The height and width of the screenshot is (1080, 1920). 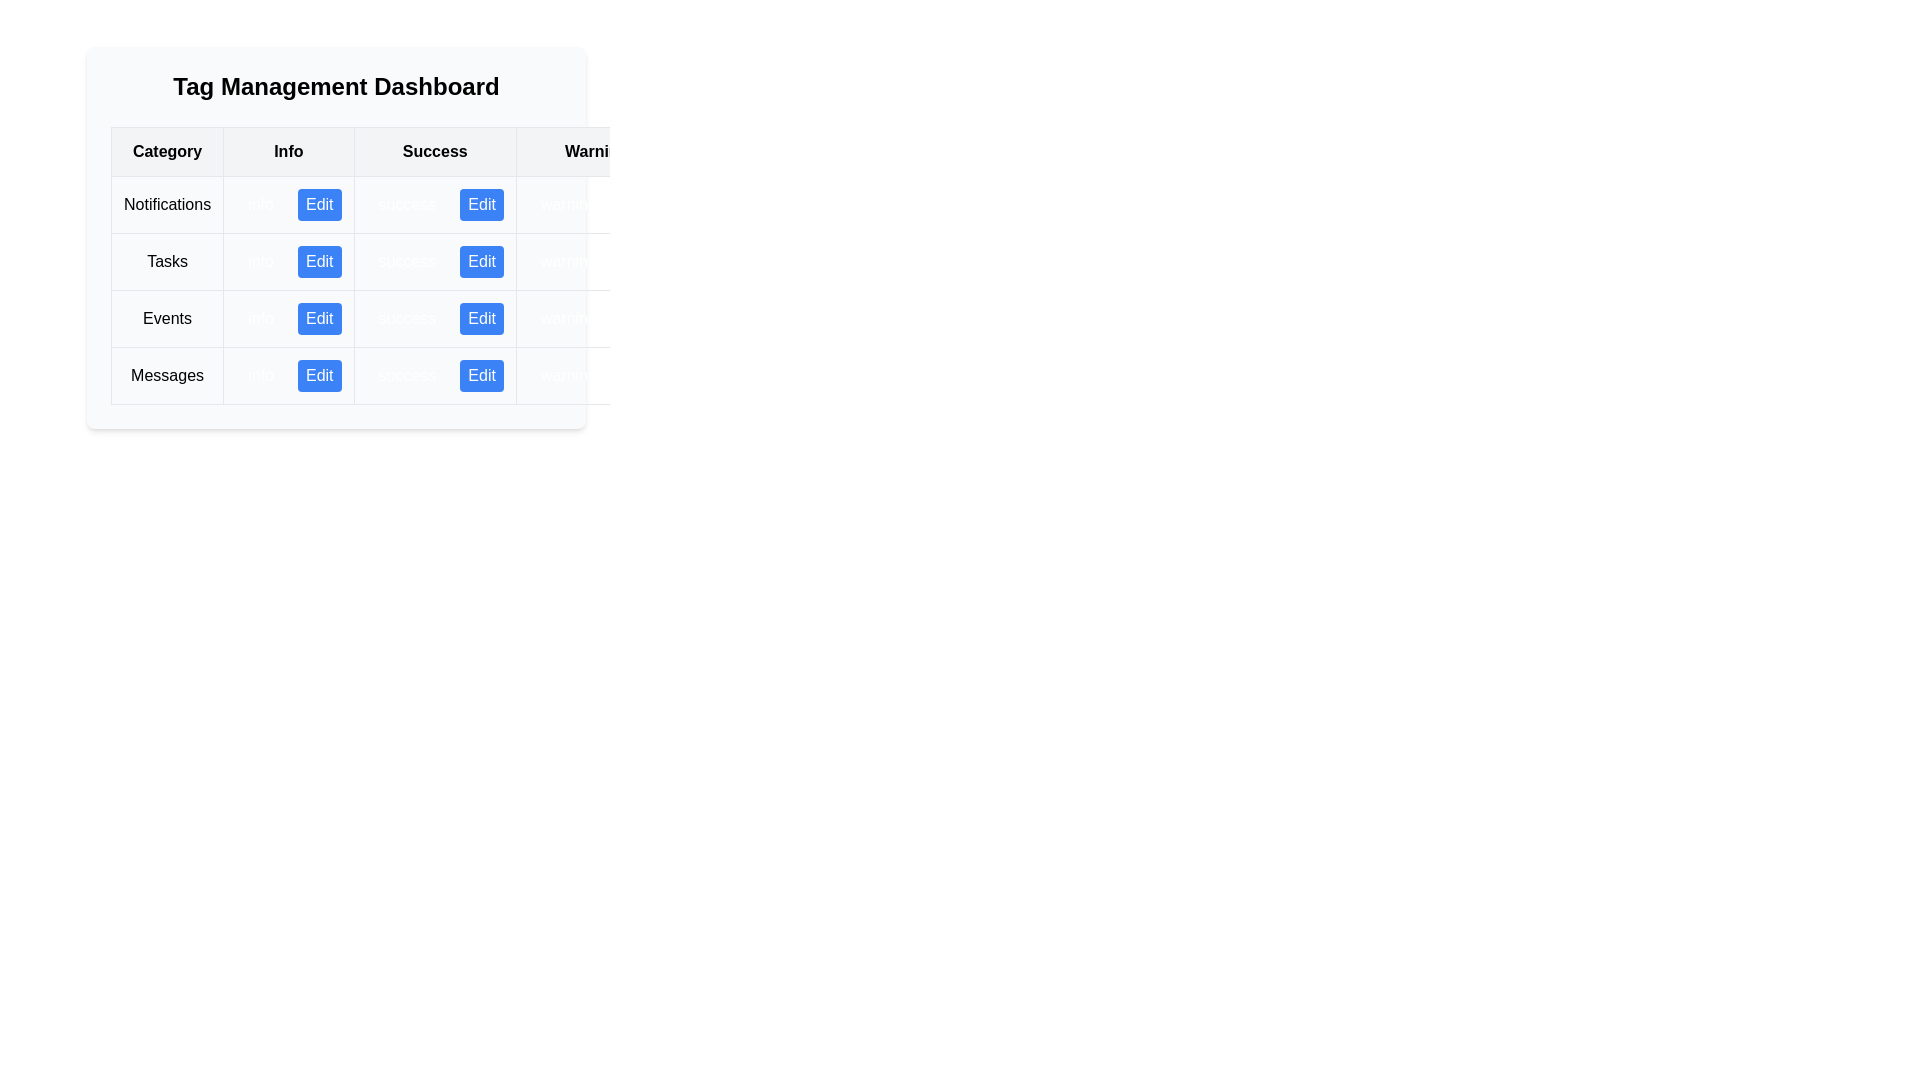 I want to click on the edit button located in the fourth row under the 'Info' column, next to the 'info' badge, so click(x=318, y=375).